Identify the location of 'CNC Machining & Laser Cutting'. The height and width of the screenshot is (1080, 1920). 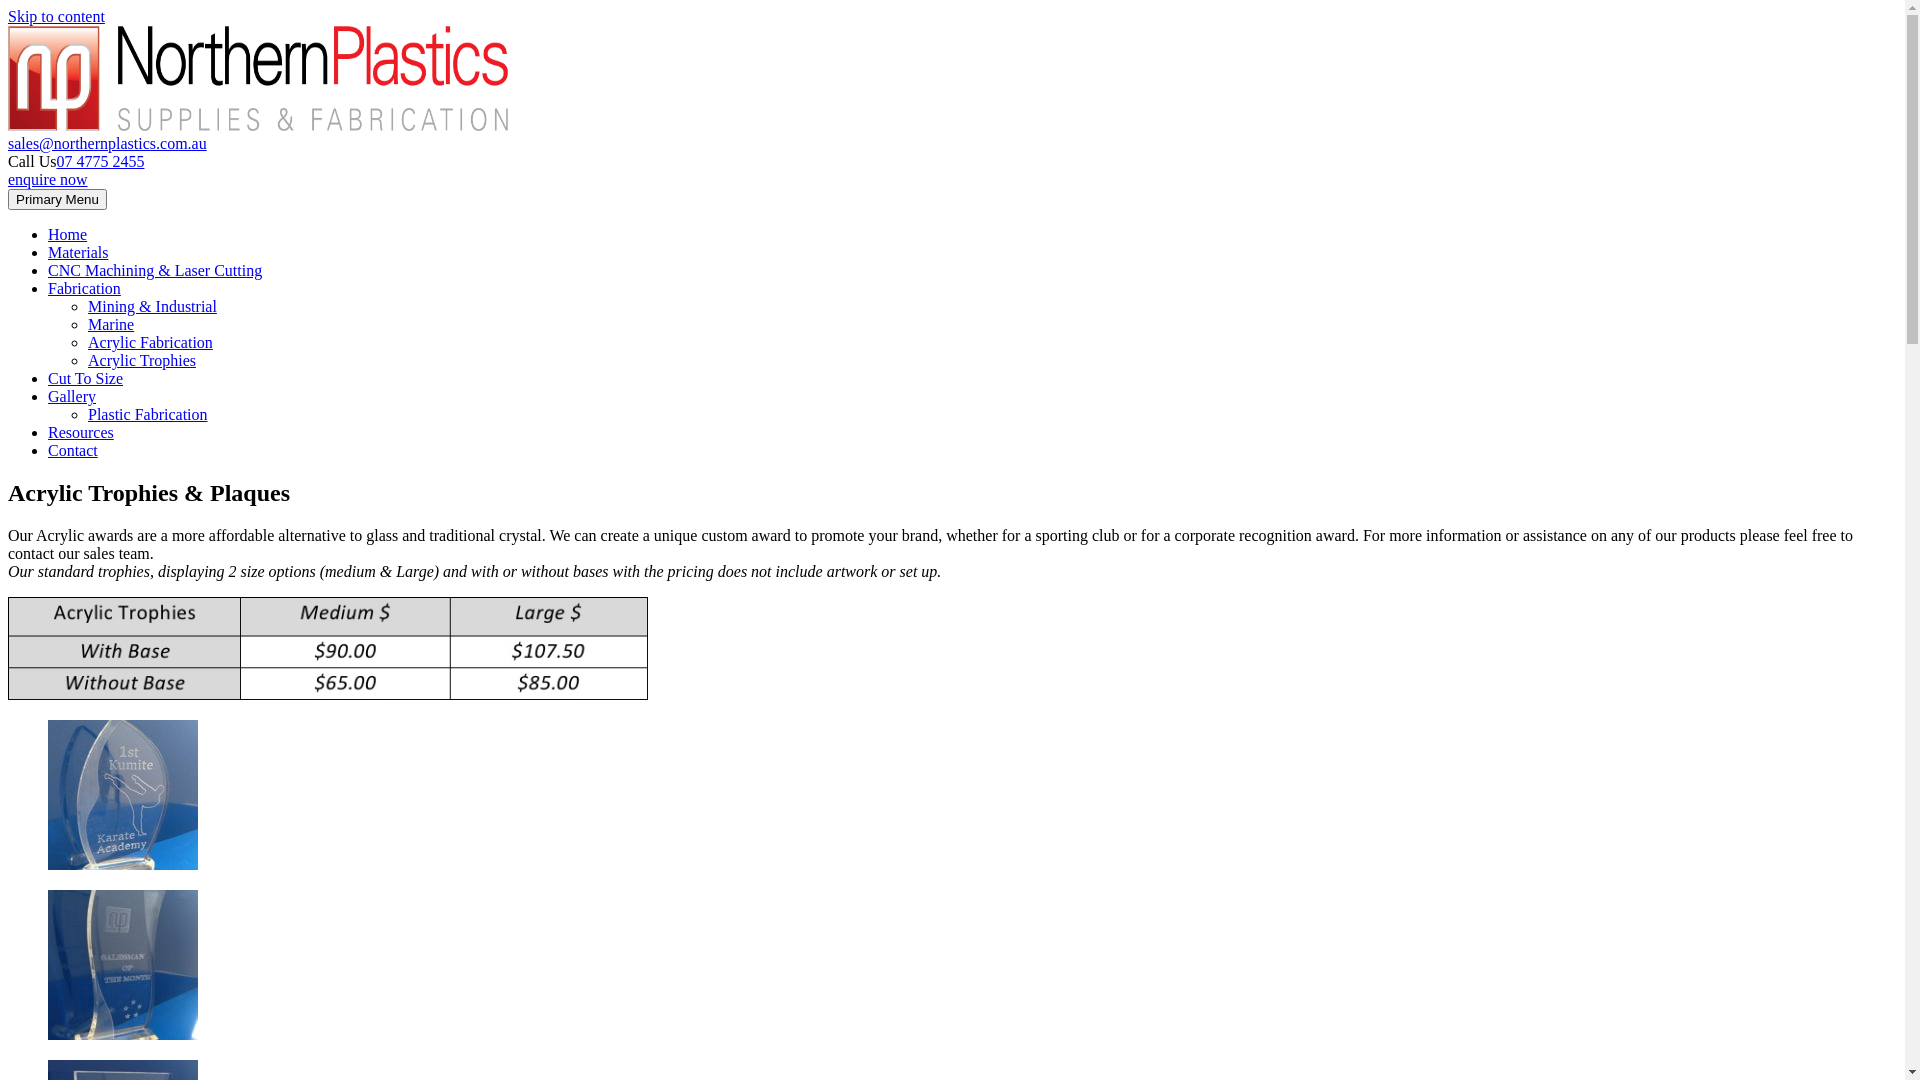
(48, 270).